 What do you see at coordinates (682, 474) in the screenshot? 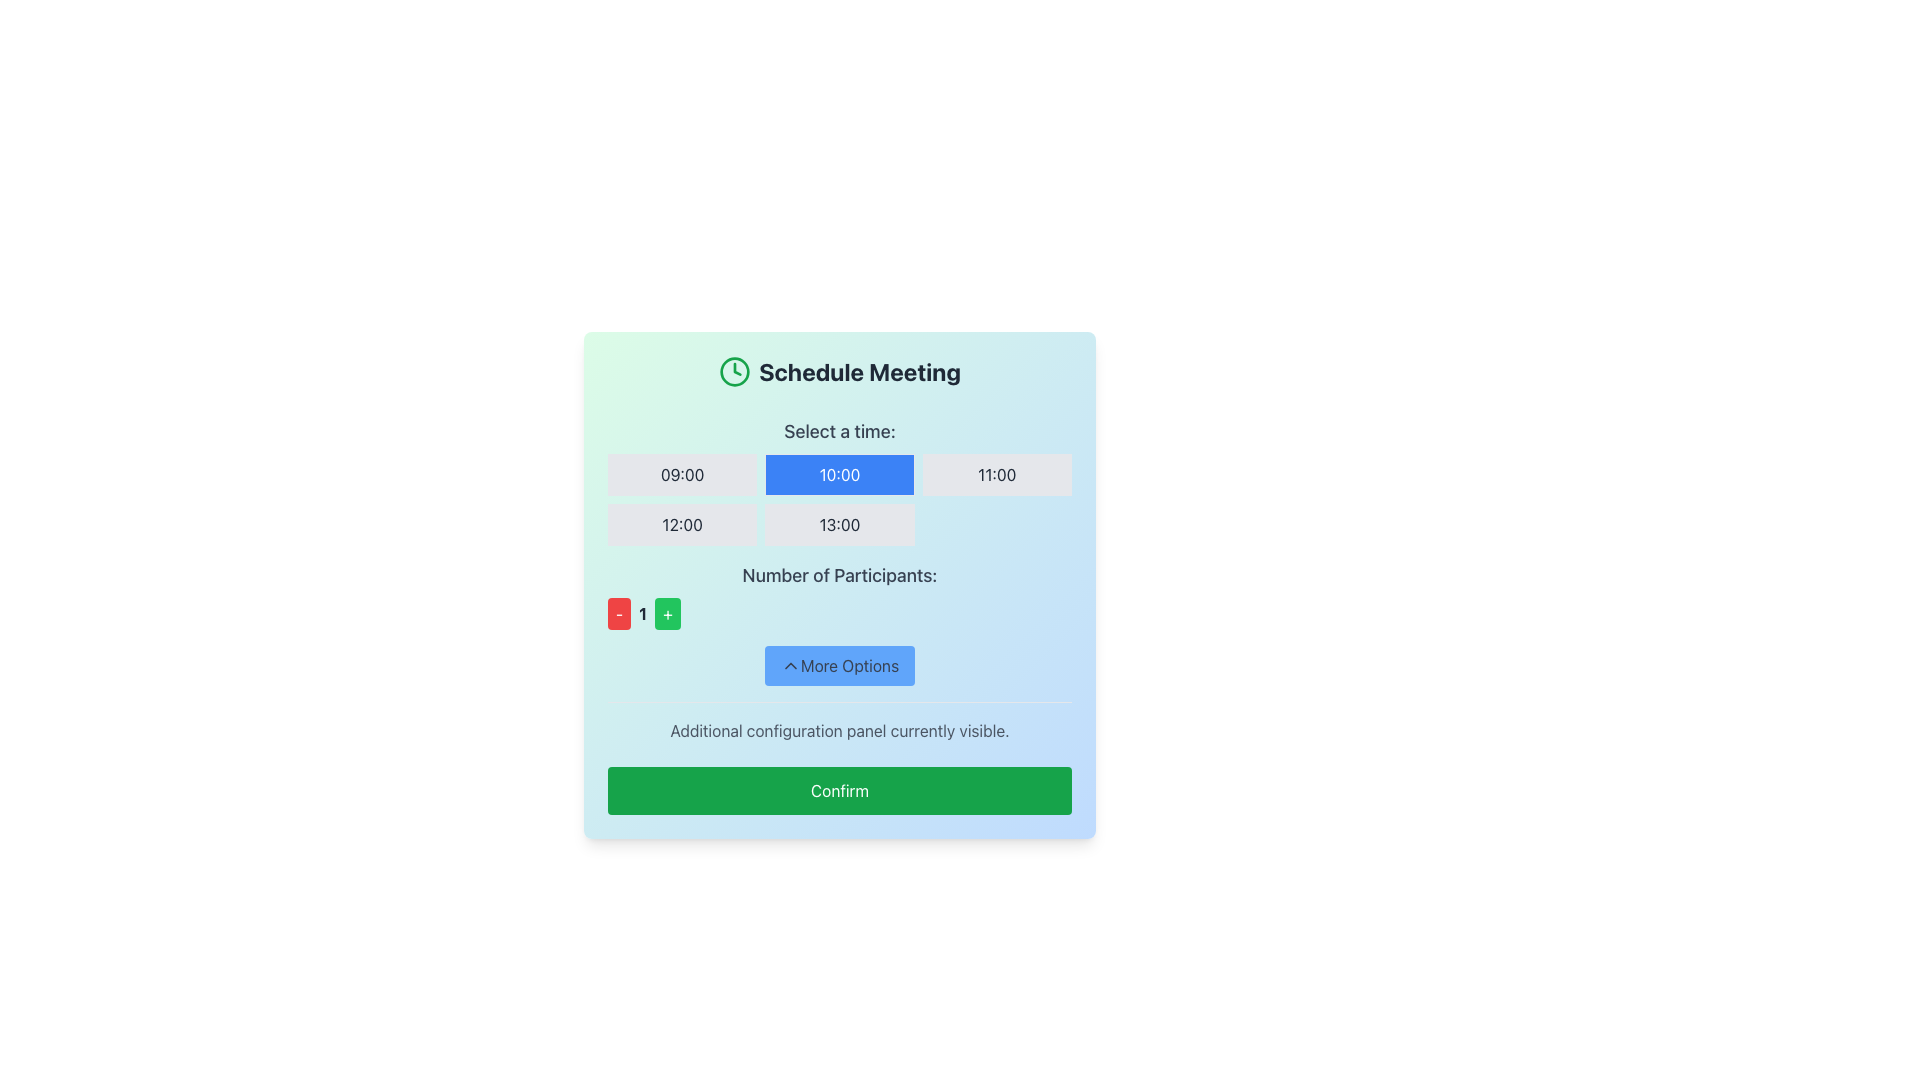
I see `the time selection button labeled '09:00', which is the first button in the top row of the grid layout` at bounding box center [682, 474].